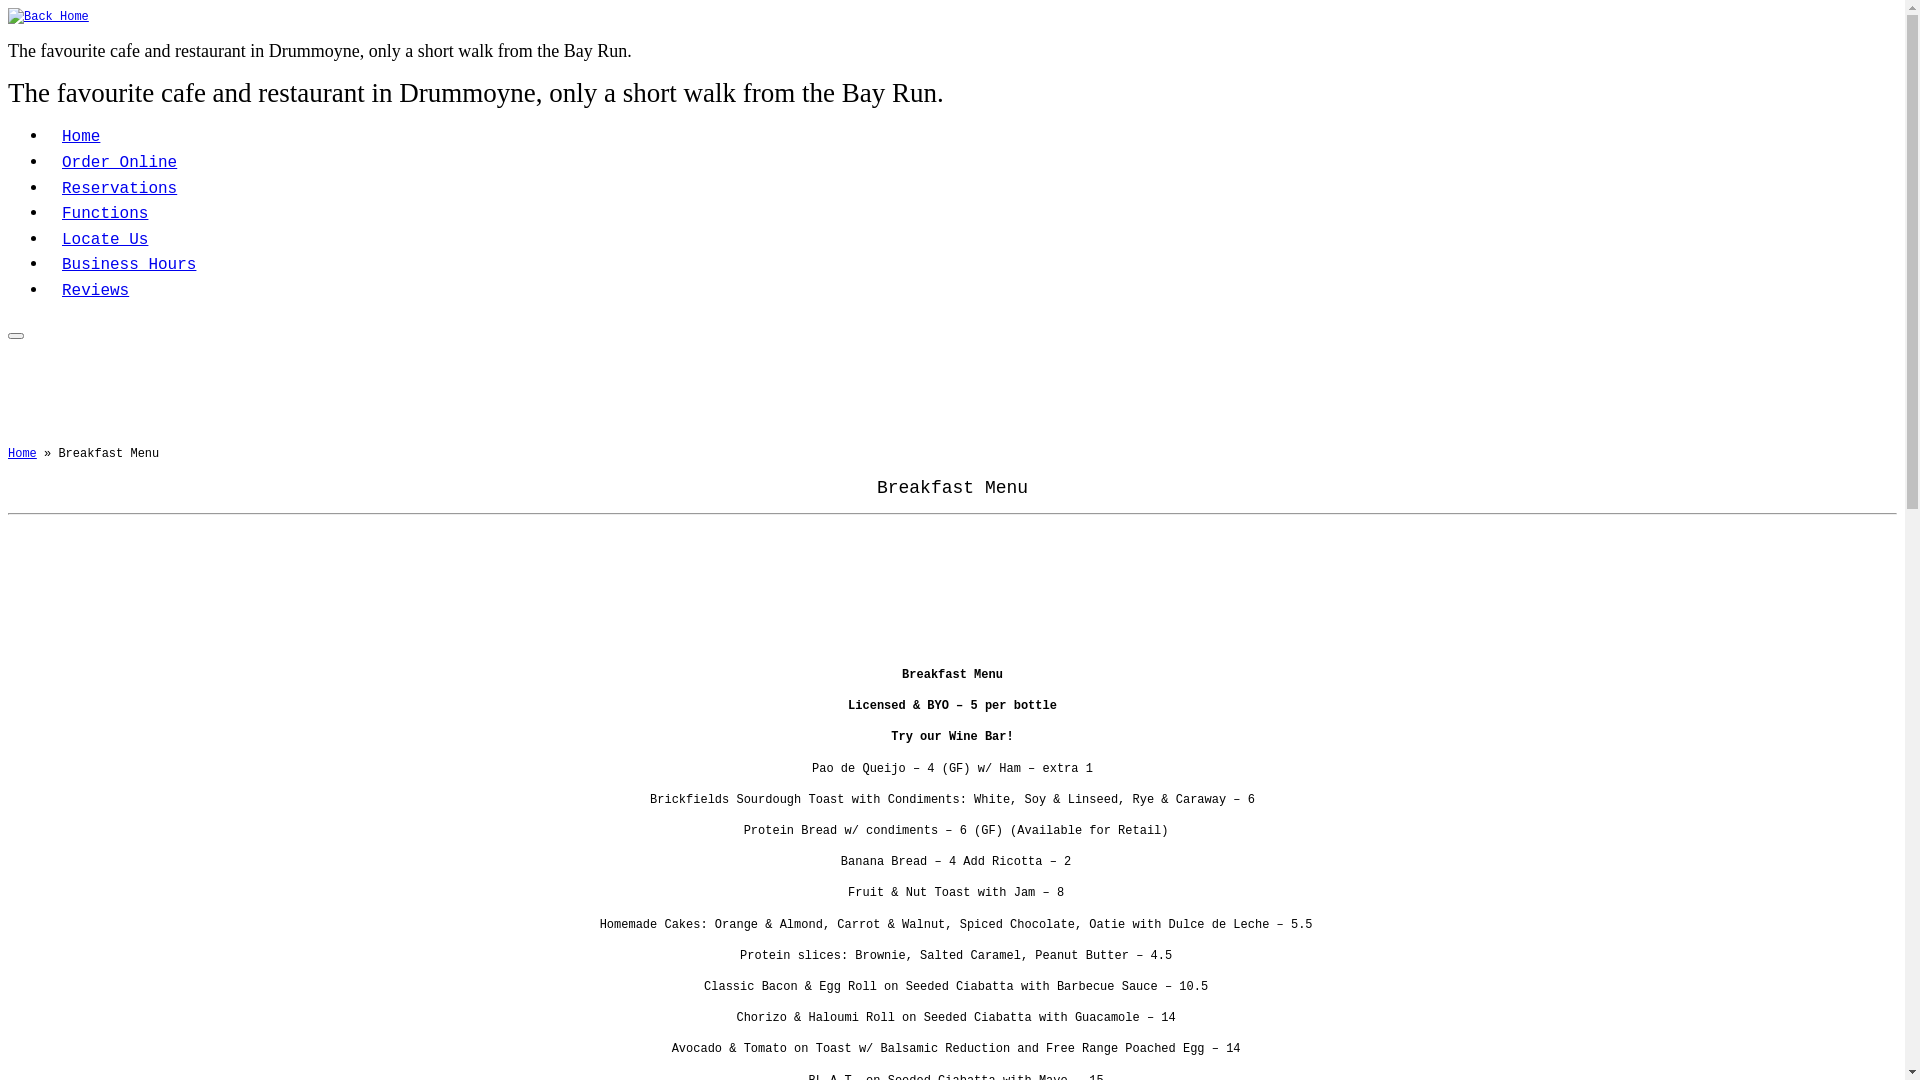 This screenshot has height=1080, width=1920. Describe the element at coordinates (118, 161) in the screenshot. I see `'Order Online'` at that location.